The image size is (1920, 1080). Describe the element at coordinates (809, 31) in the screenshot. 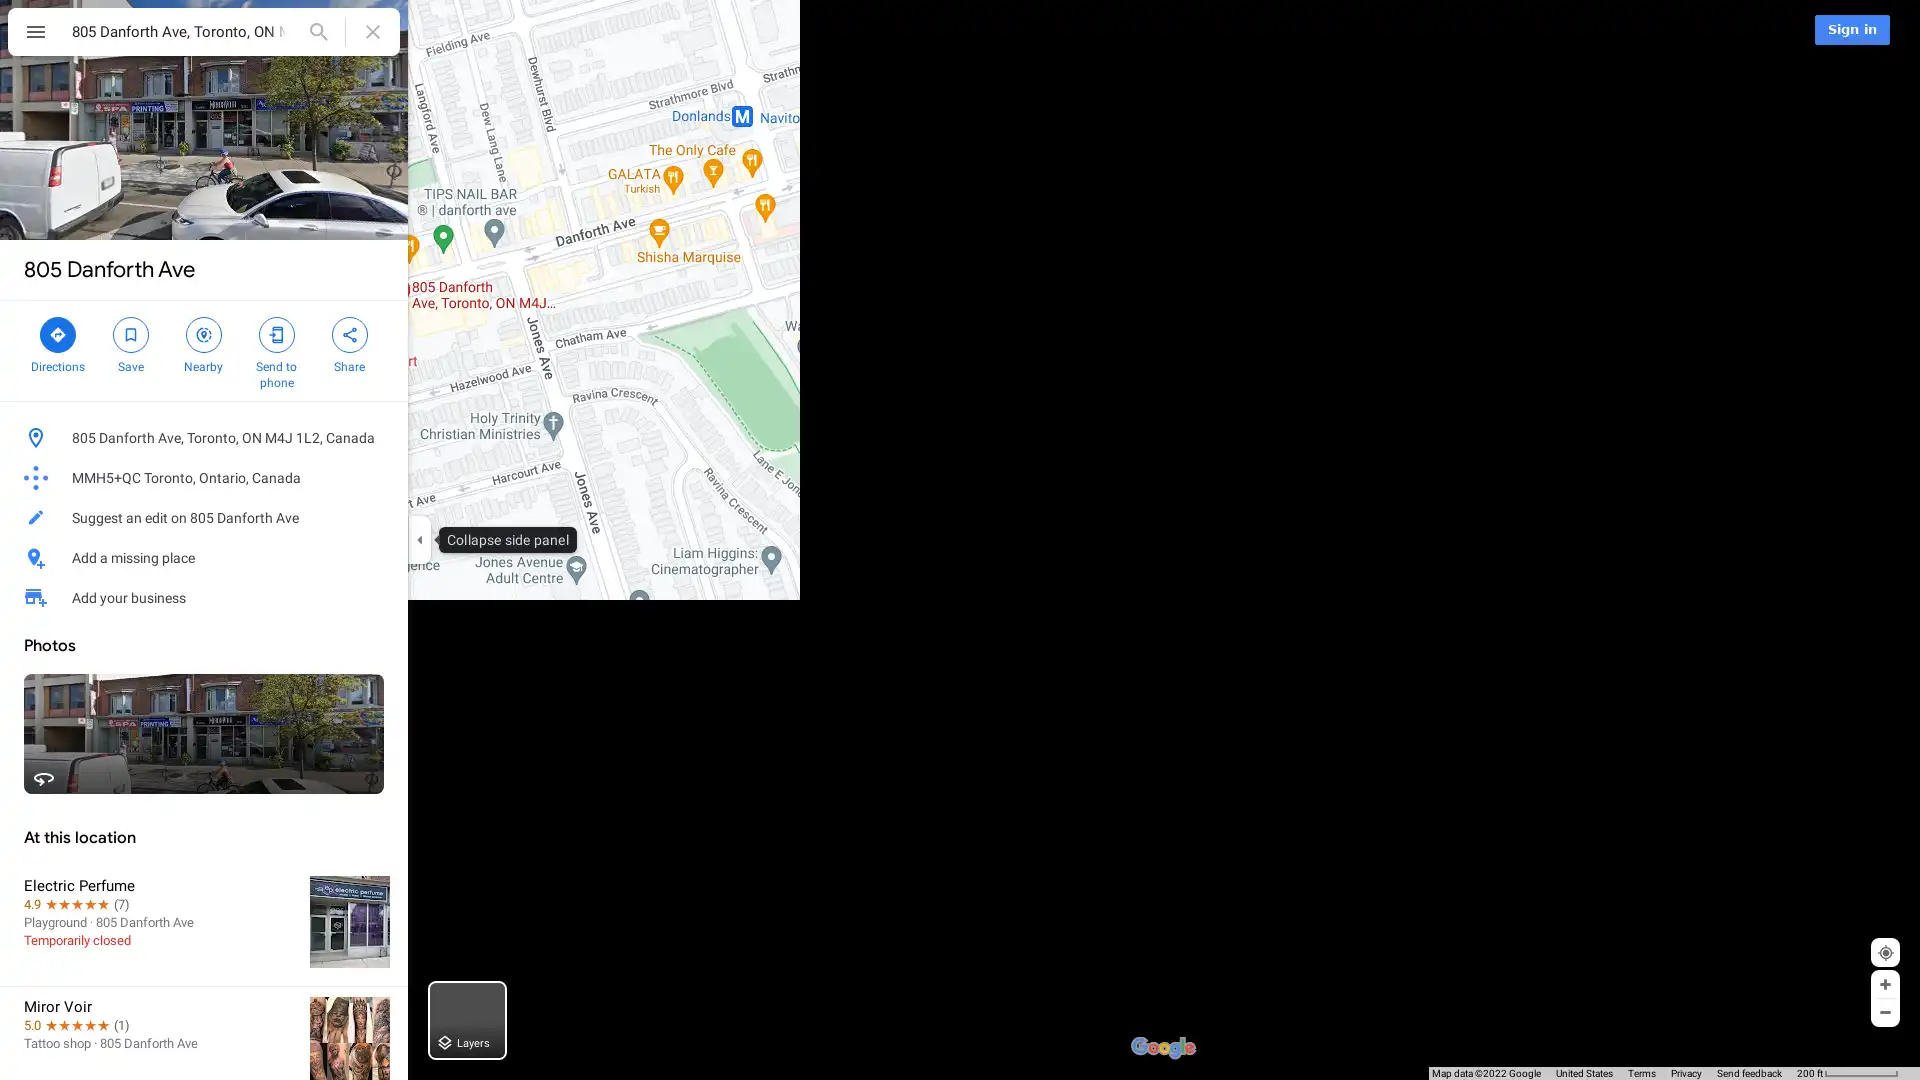

I see `Transit` at that location.